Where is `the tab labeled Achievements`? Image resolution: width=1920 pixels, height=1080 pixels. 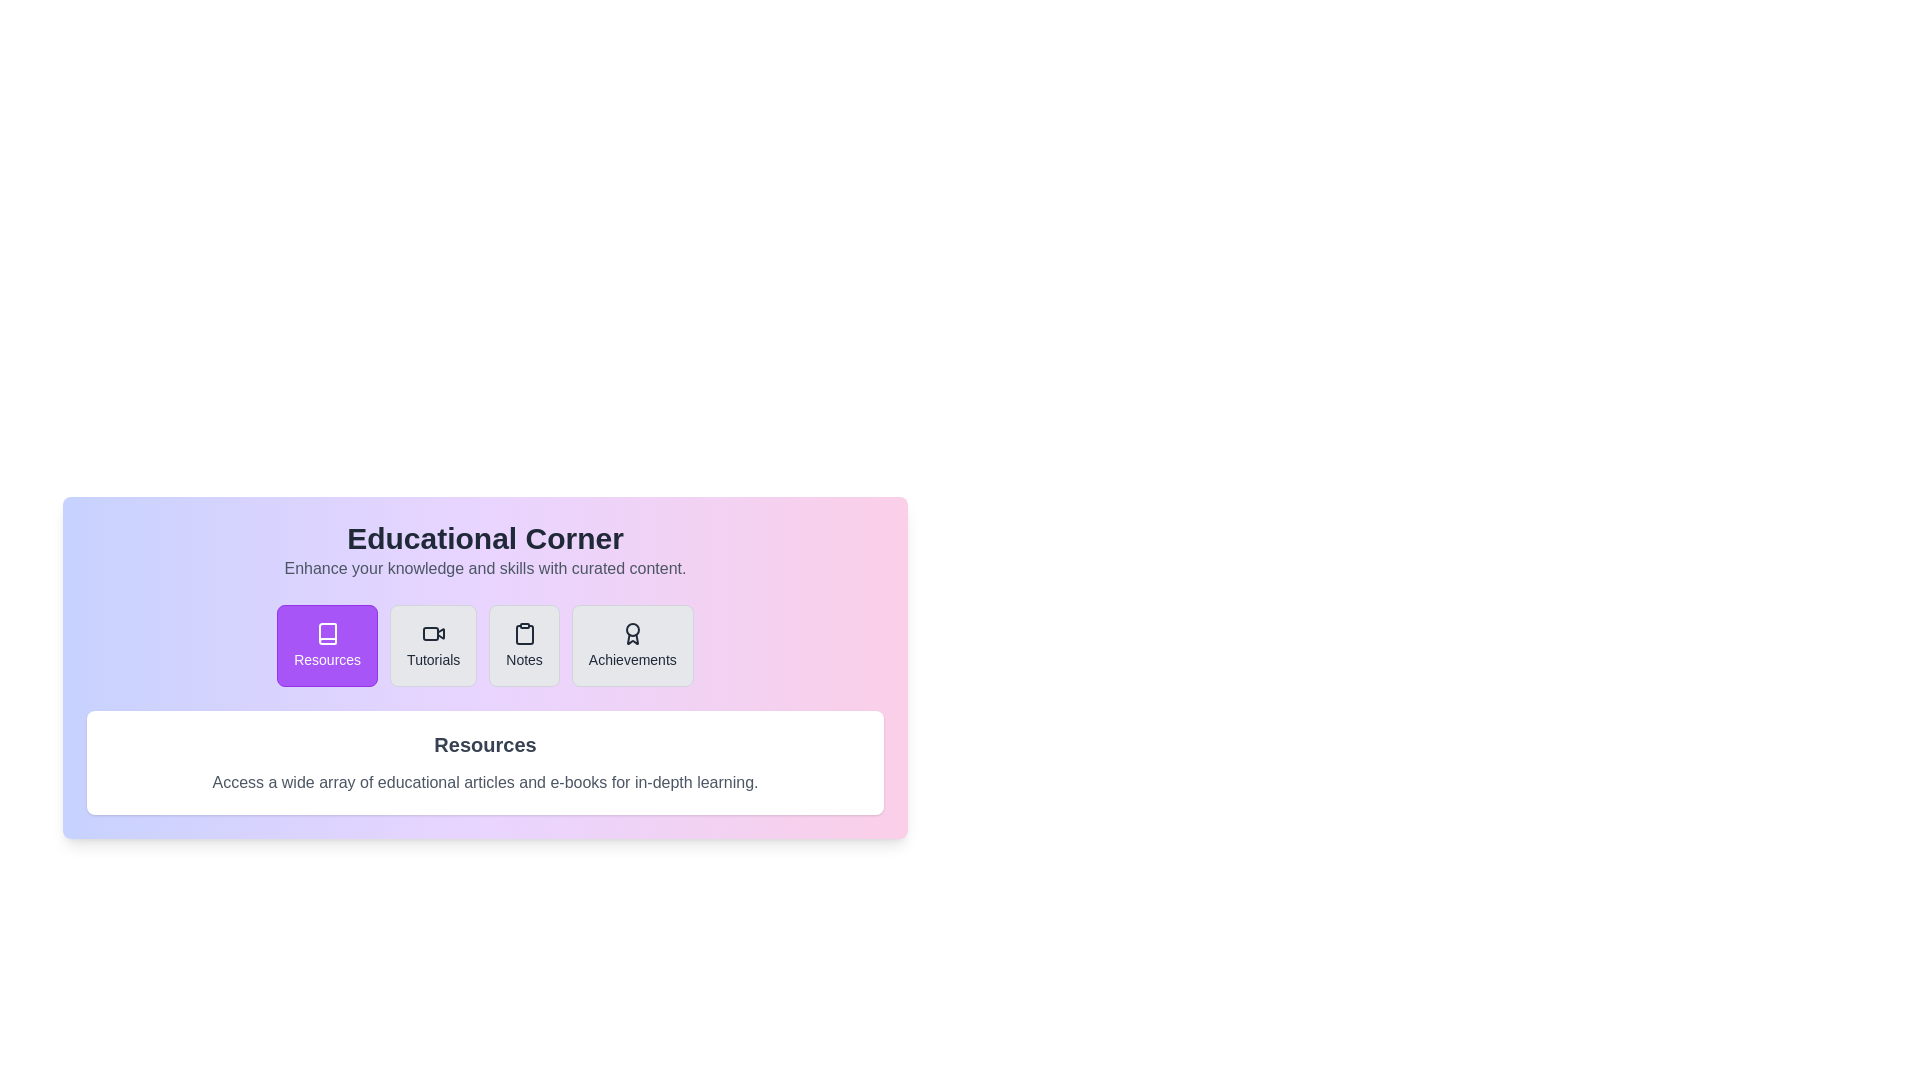
the tab labeled Achievements is located at coordinates (631, 645).